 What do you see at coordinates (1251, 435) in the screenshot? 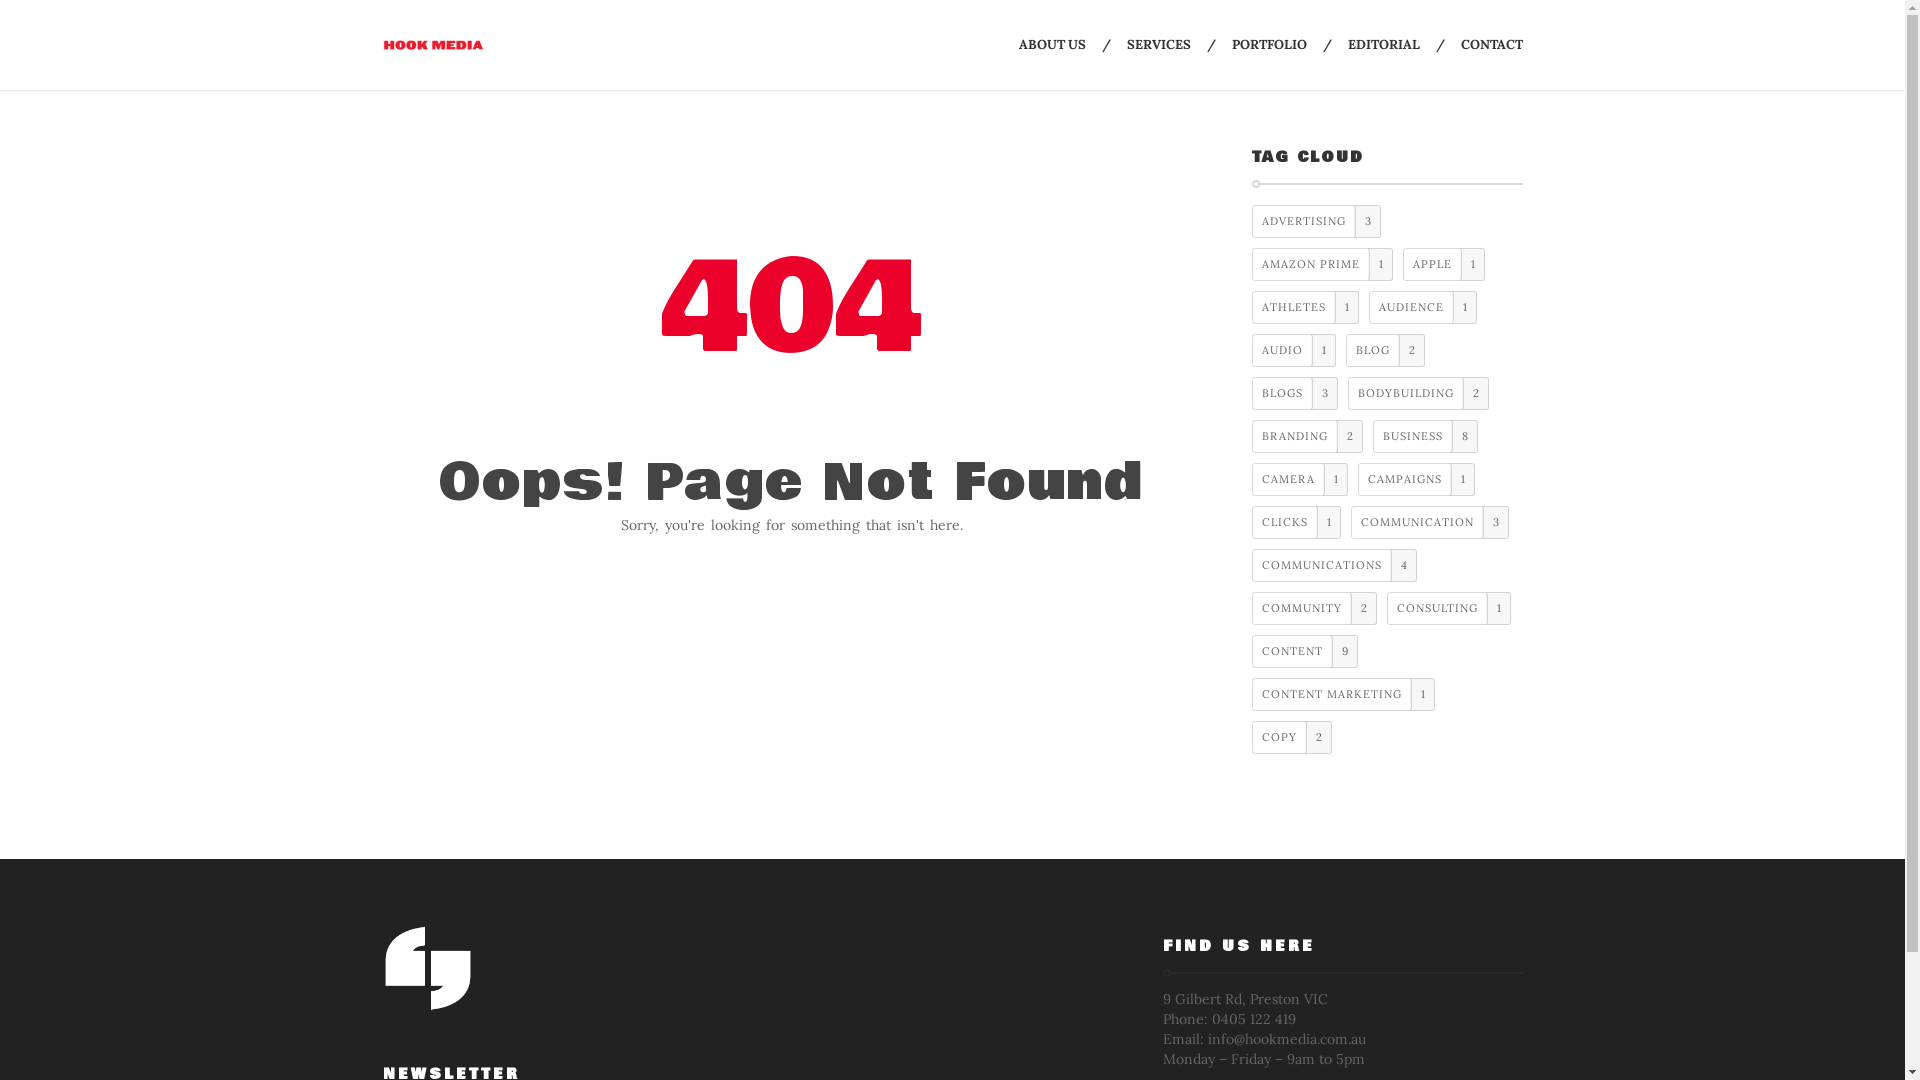
I see `'BRANDING2'` at bounding box center [1251, 435].